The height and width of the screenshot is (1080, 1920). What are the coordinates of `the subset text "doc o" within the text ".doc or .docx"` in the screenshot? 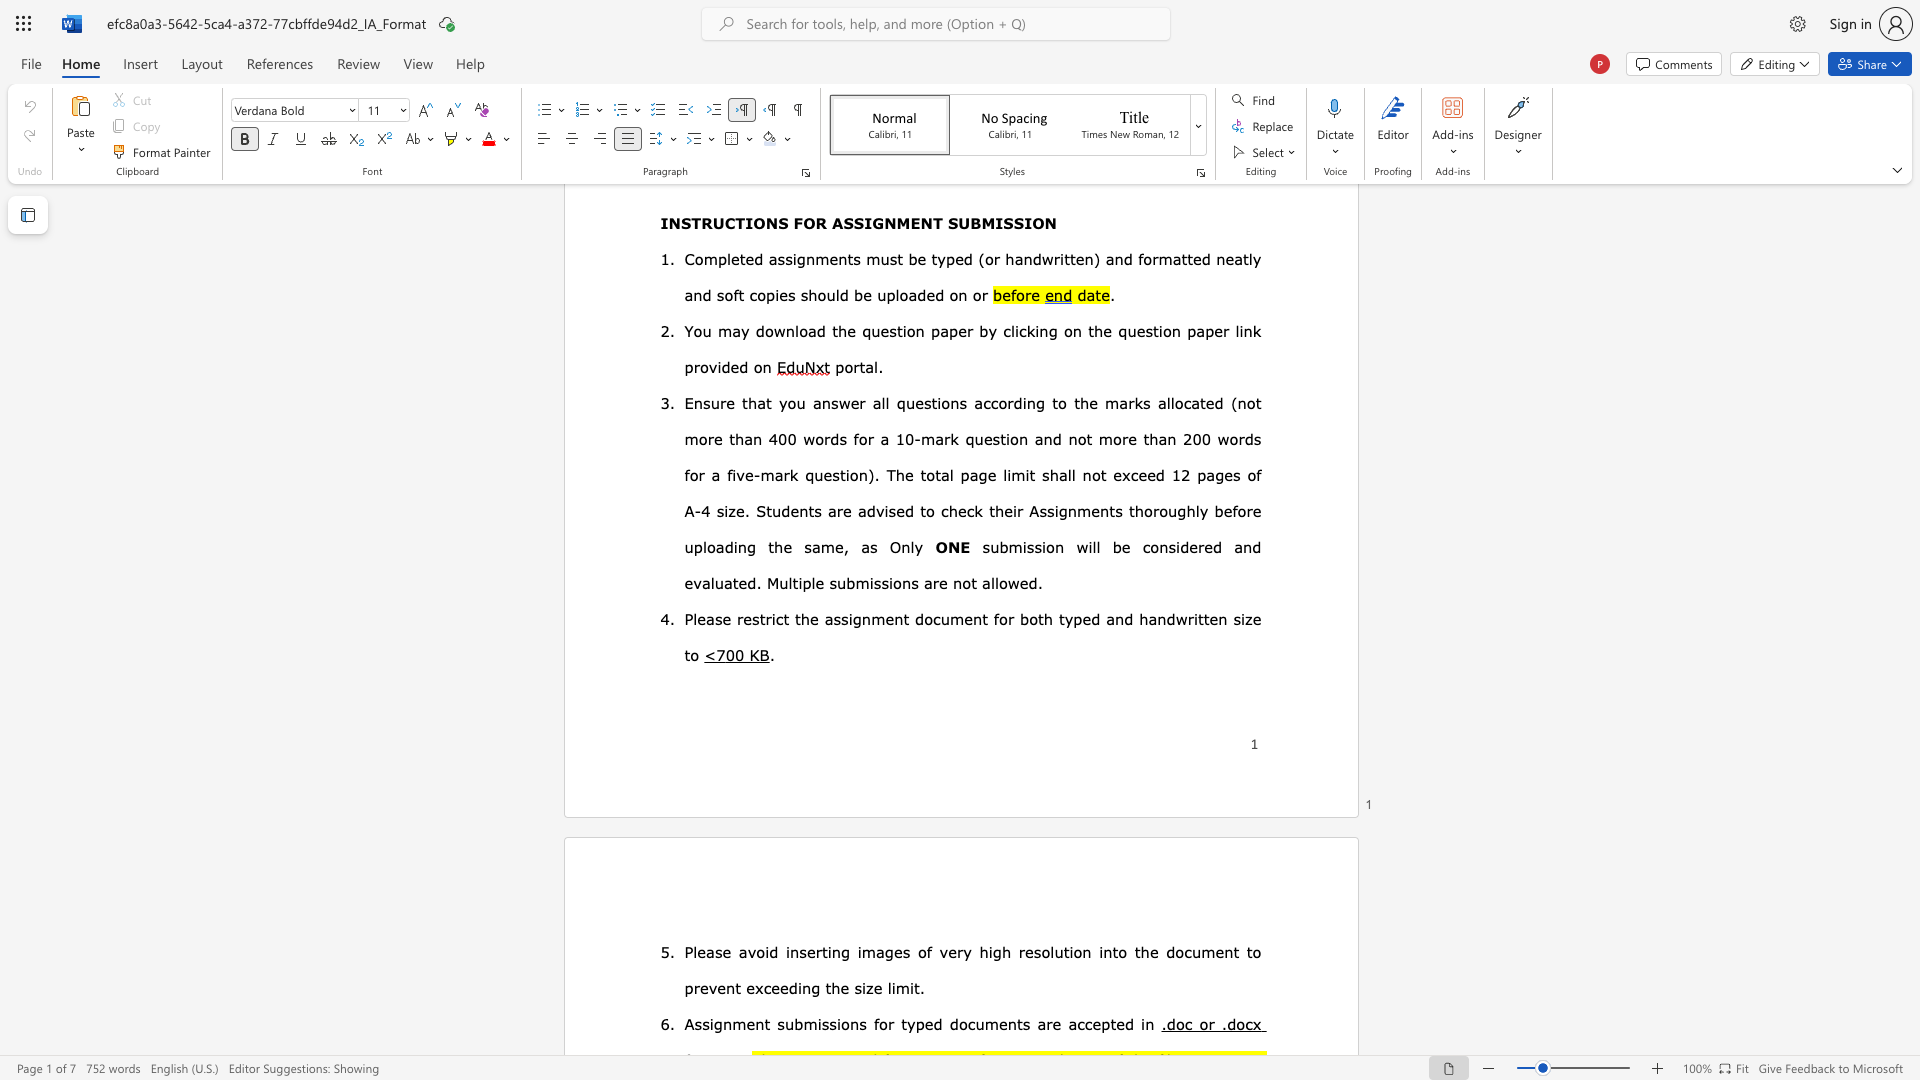 It's located at (1166, 1023).